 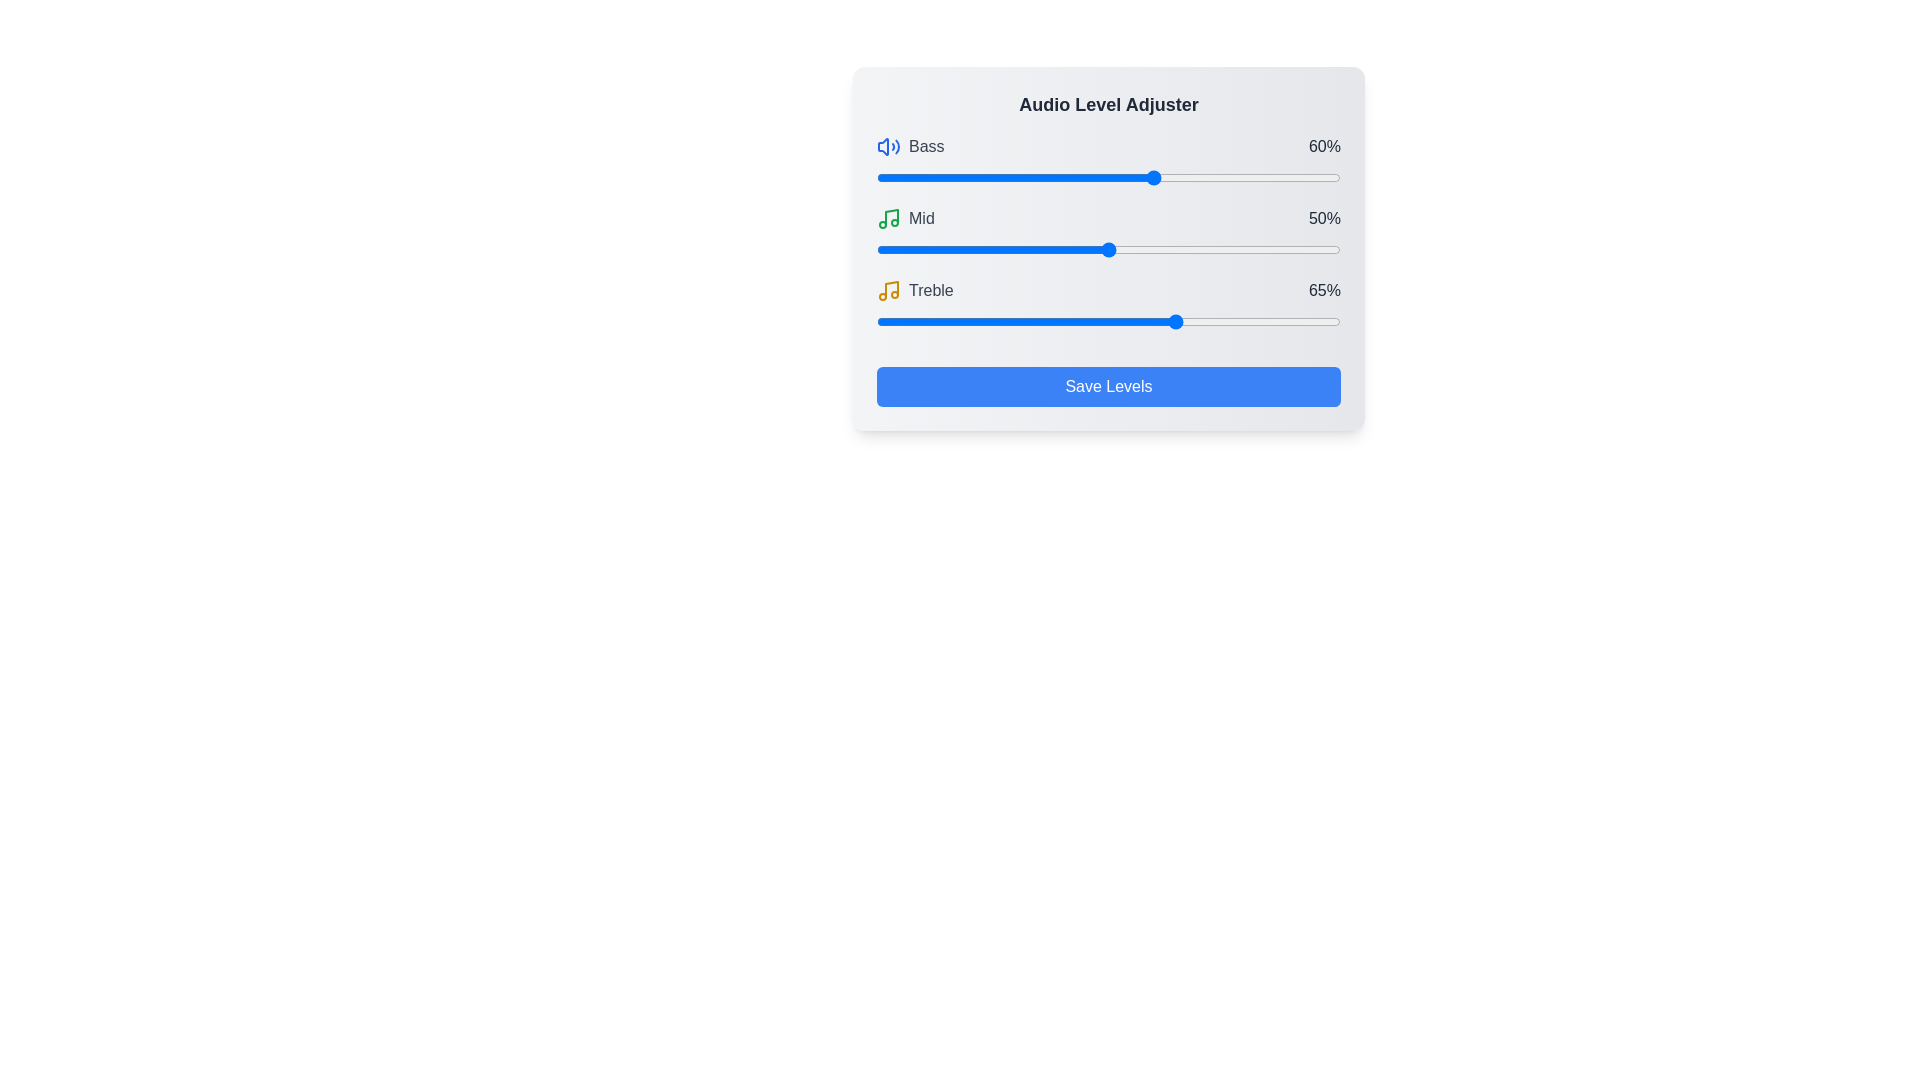 What do you see at coordinates (1112, 320) in the screenshot?
I see `the slider` at bounding box center [1112, 320].